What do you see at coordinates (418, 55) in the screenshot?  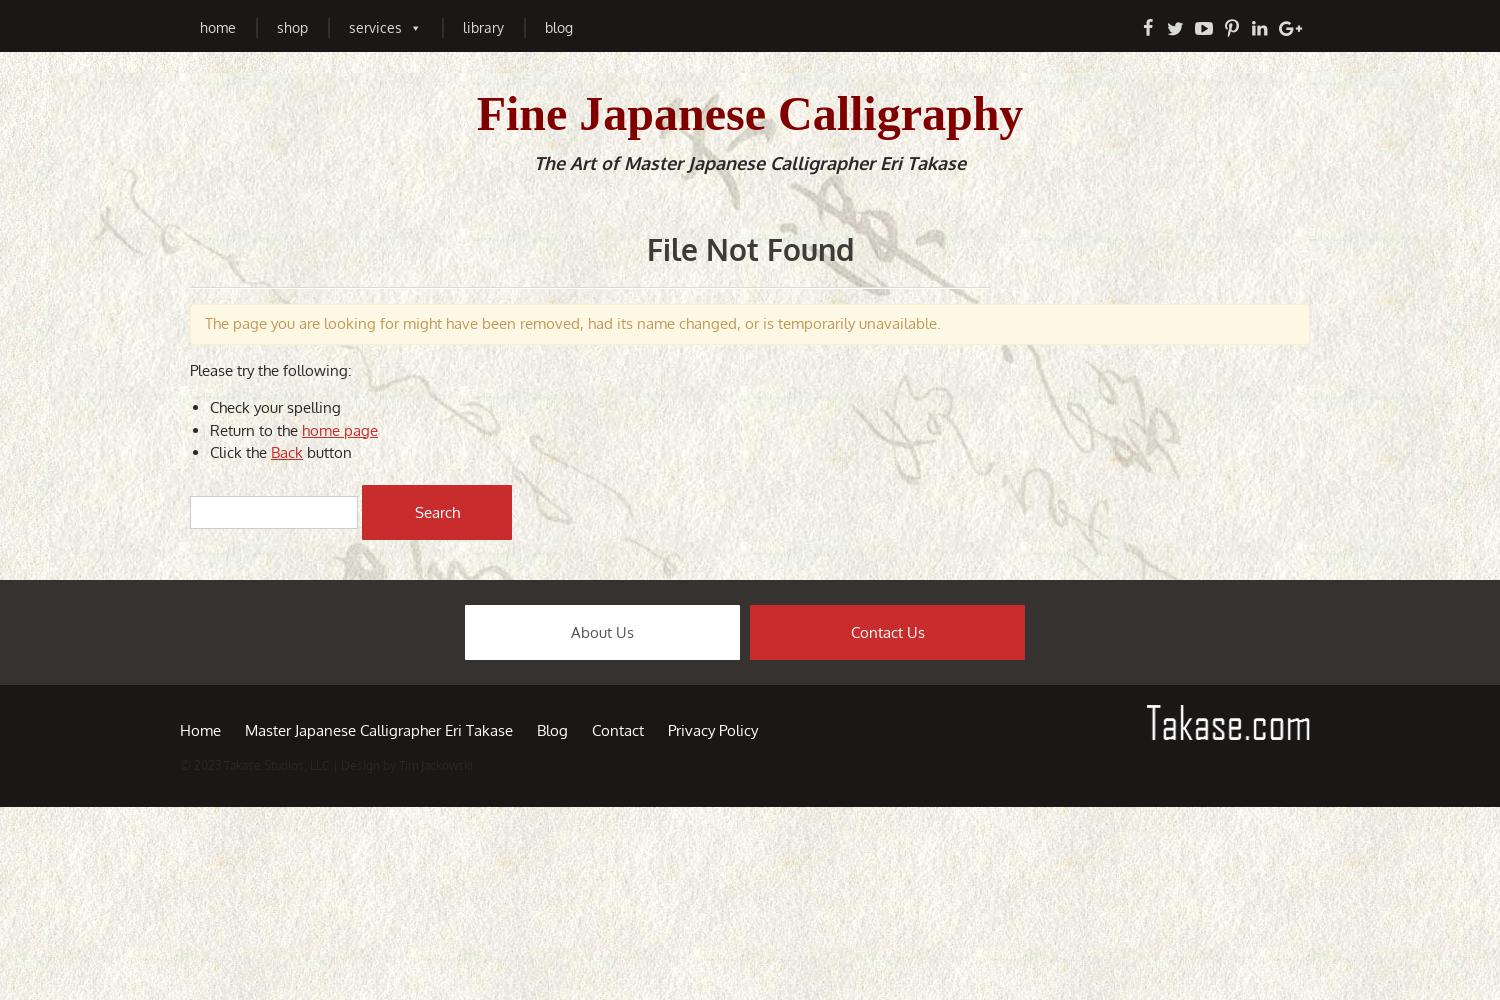 I see `'Japanese Calligraphy Art'` at bounding box center [418, 55].